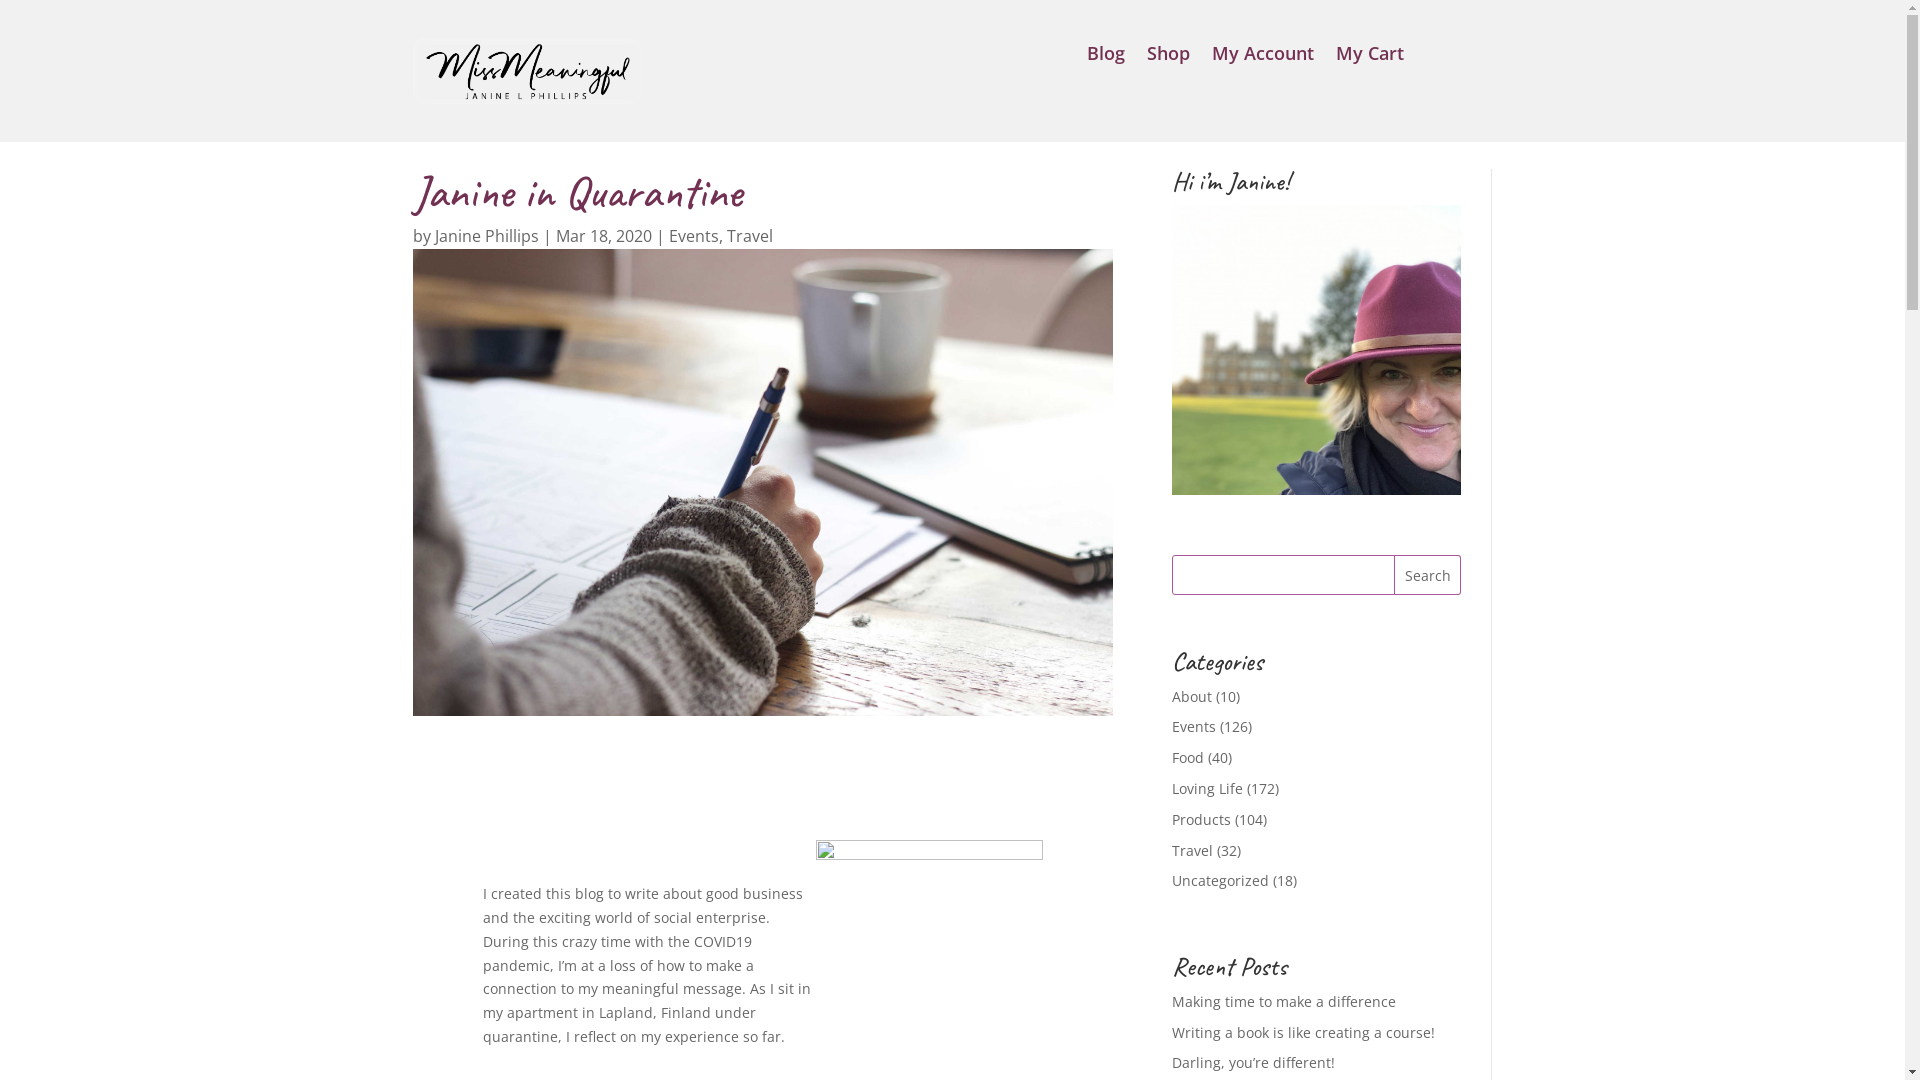 Image resolution: width=1920 pixels, height=1080 pixels. I want to click on 'Search', so click(1427, 574).